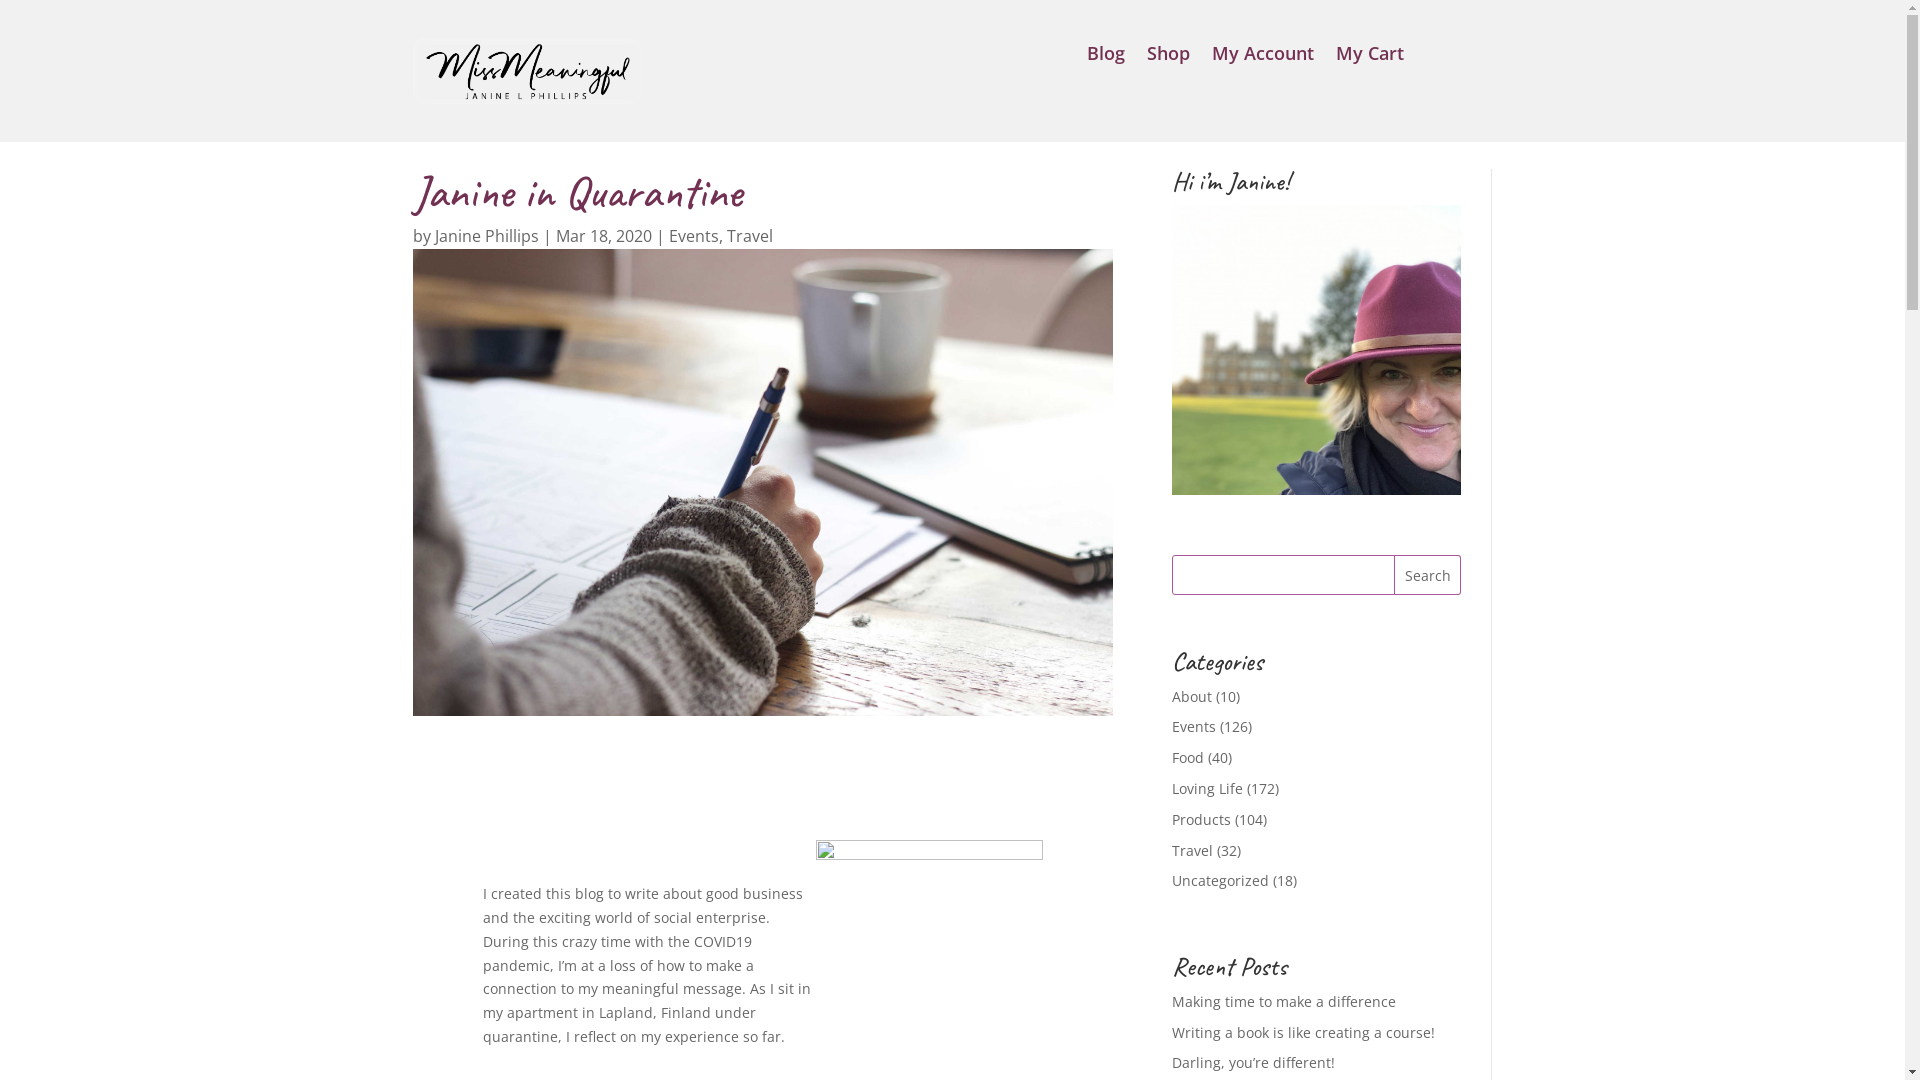 Image resolution: width=1920 pixels, height=1080 pixels. I want to click on 'Search', so click(1427, 574).